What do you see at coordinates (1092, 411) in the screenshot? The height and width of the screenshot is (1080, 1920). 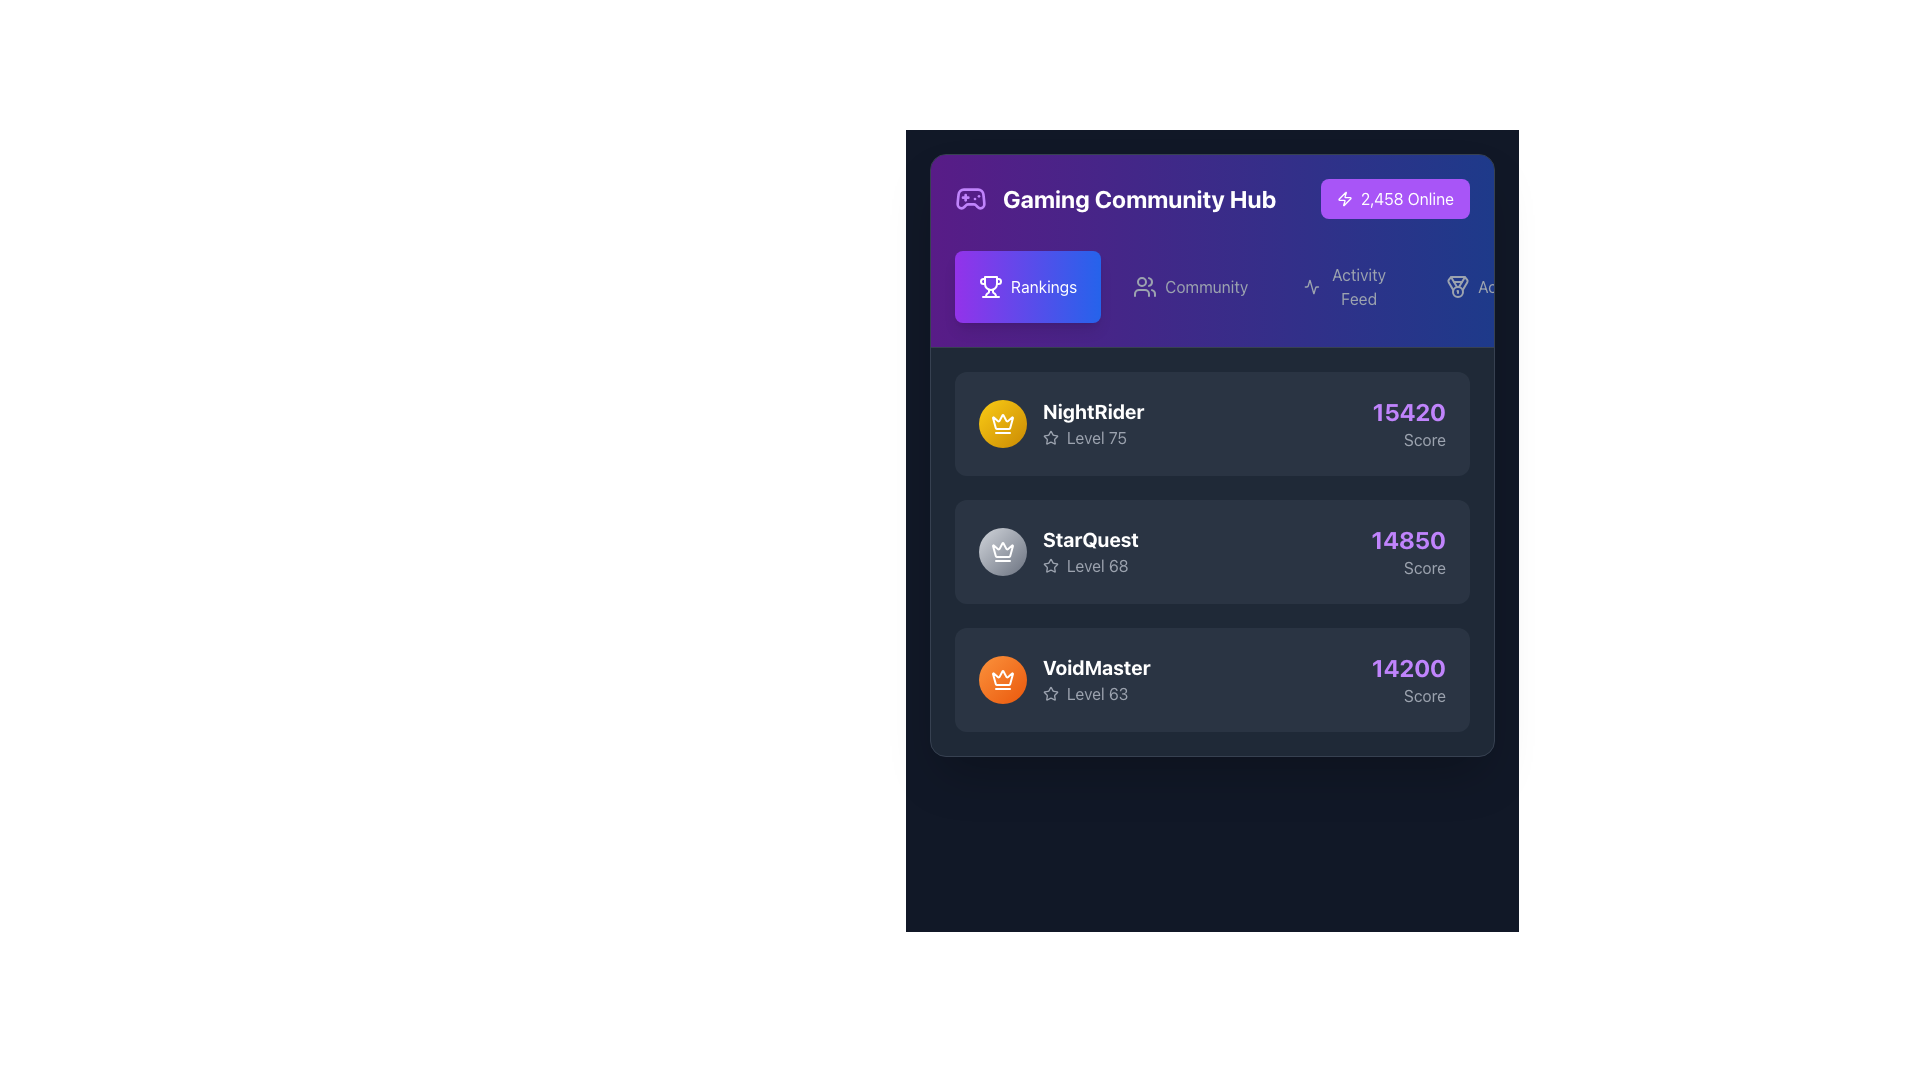 I see `text label 'NightRider', which is styled as bold and large, prominently displayed in white against a dark backdrop within the user rankings list` at bounding box center [1092, 411].